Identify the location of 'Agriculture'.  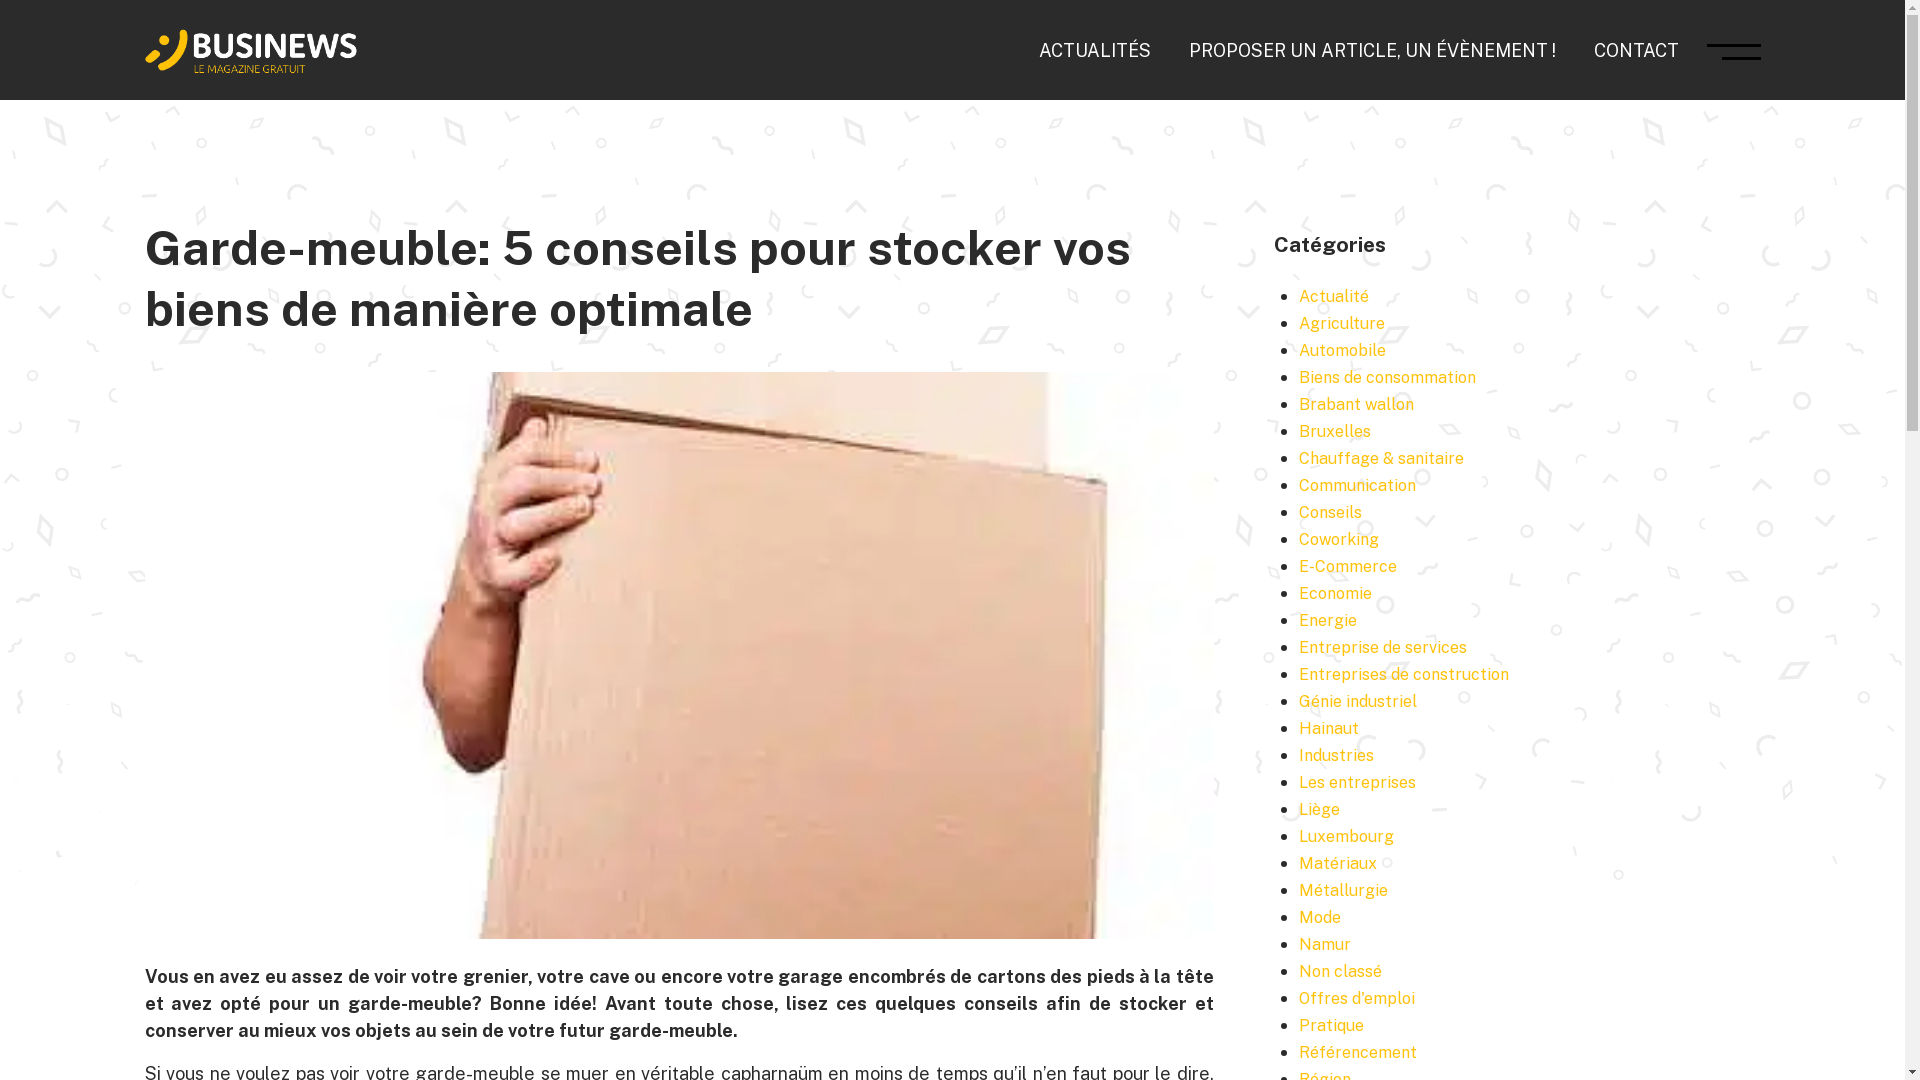
(1342, 322).